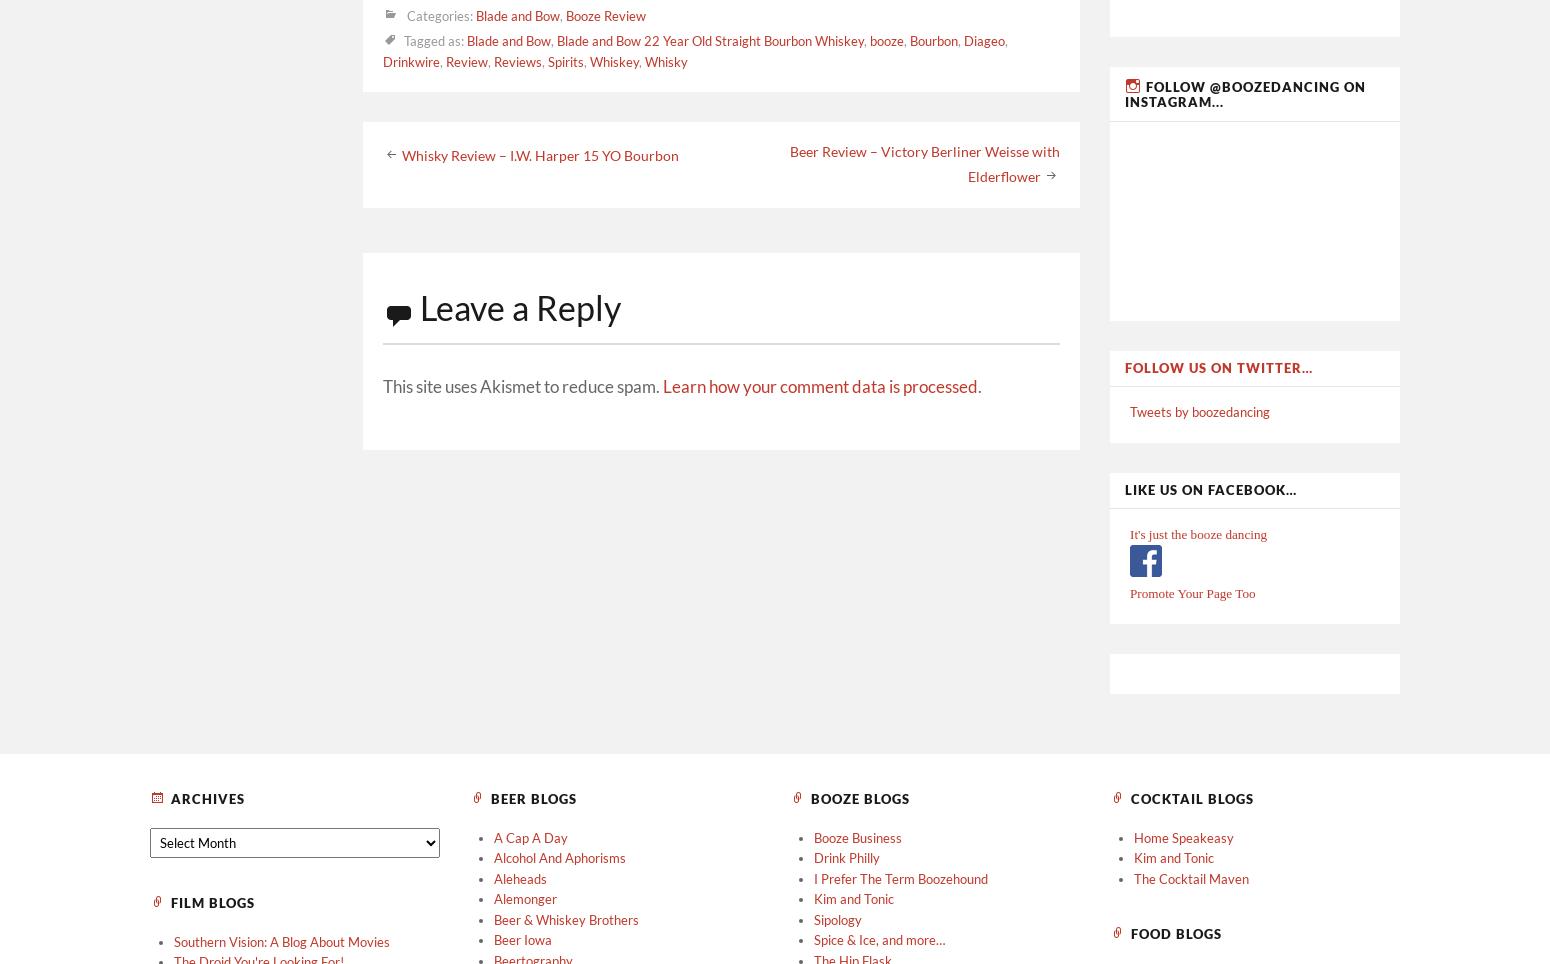 Image resolution: width=1550 pixels, height=964 pixels. Describe the element at coordinates (530, 836) in the screenshot. I see `'A Cap A Day'` at that location.